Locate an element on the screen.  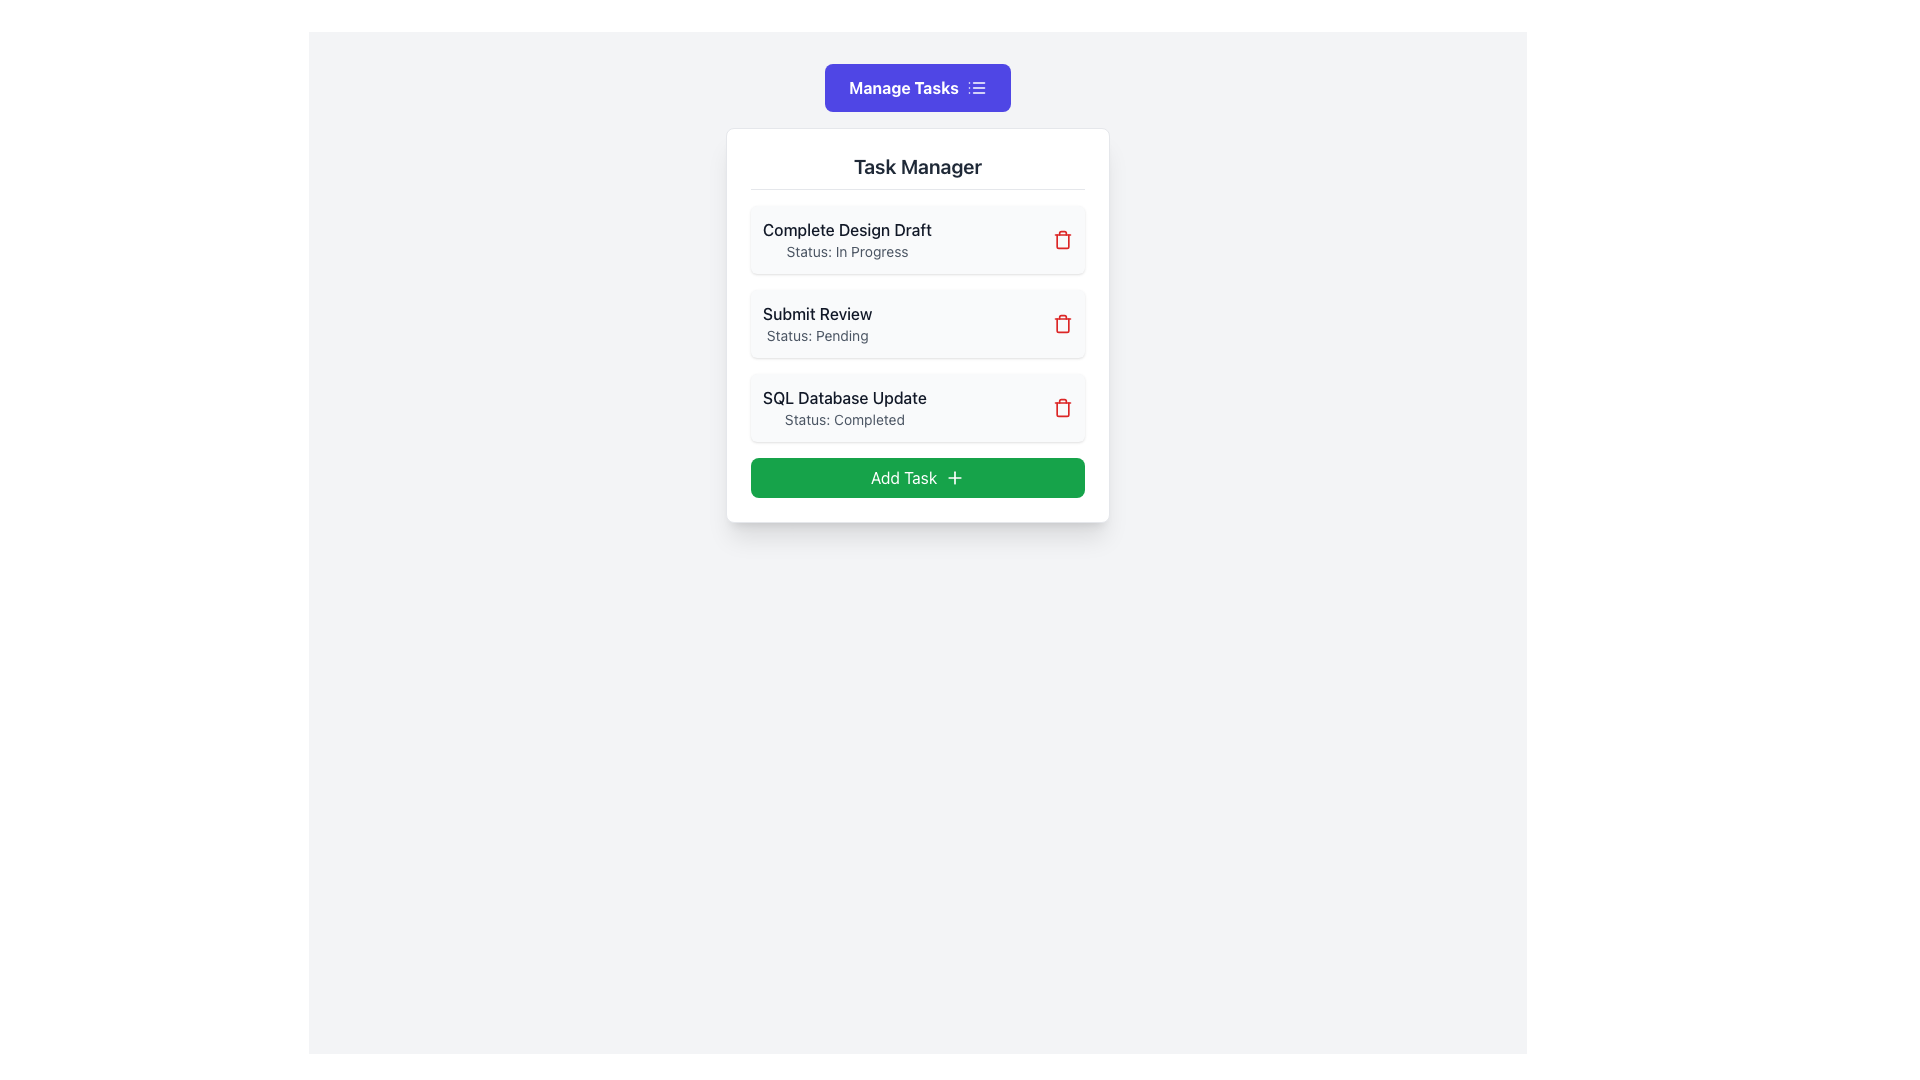
the trash can icon located in the top right corner of the third list item labeled 'SQL Database Update' in the 'Task Manager' card is located at coordinates (1061, 407).